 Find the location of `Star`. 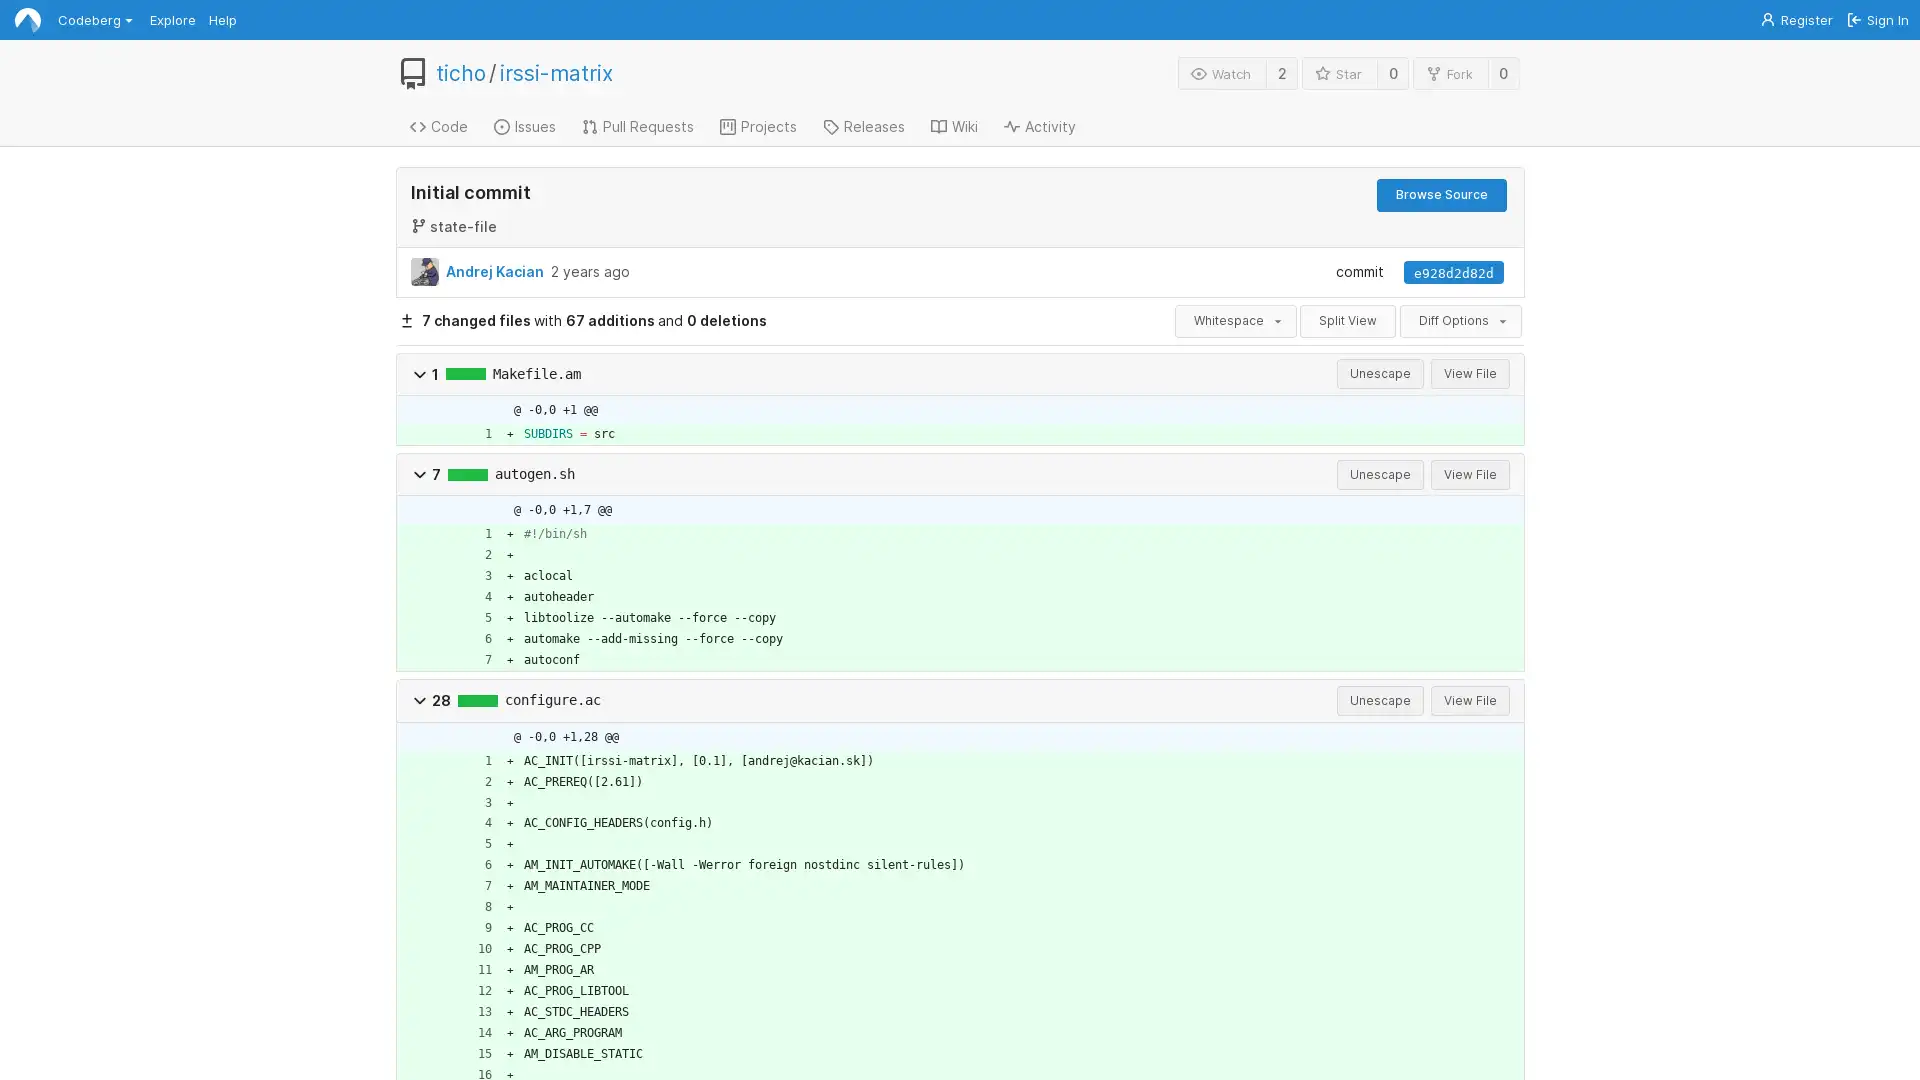

Star is located at coordinates (1339, 72).